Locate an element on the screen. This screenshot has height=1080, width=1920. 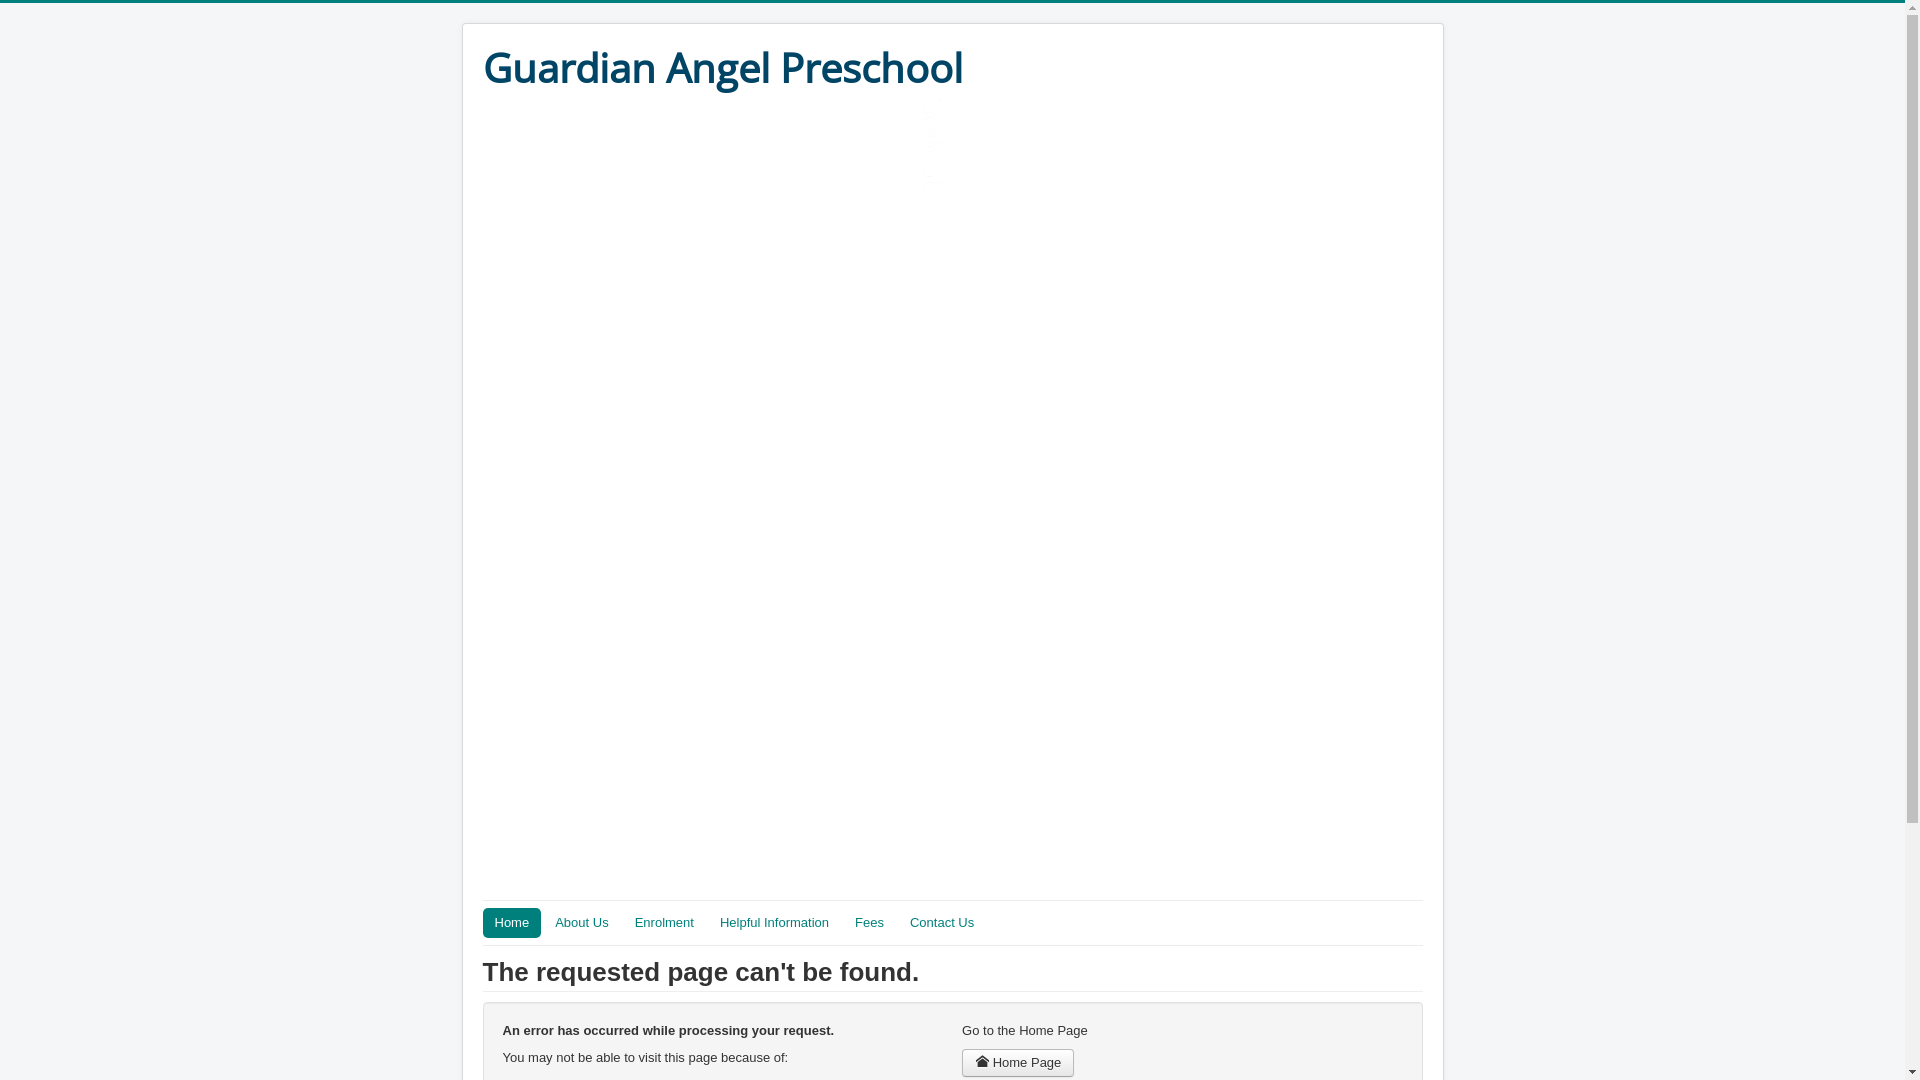
'Home Page' is located at coordinates (1017, 1062).